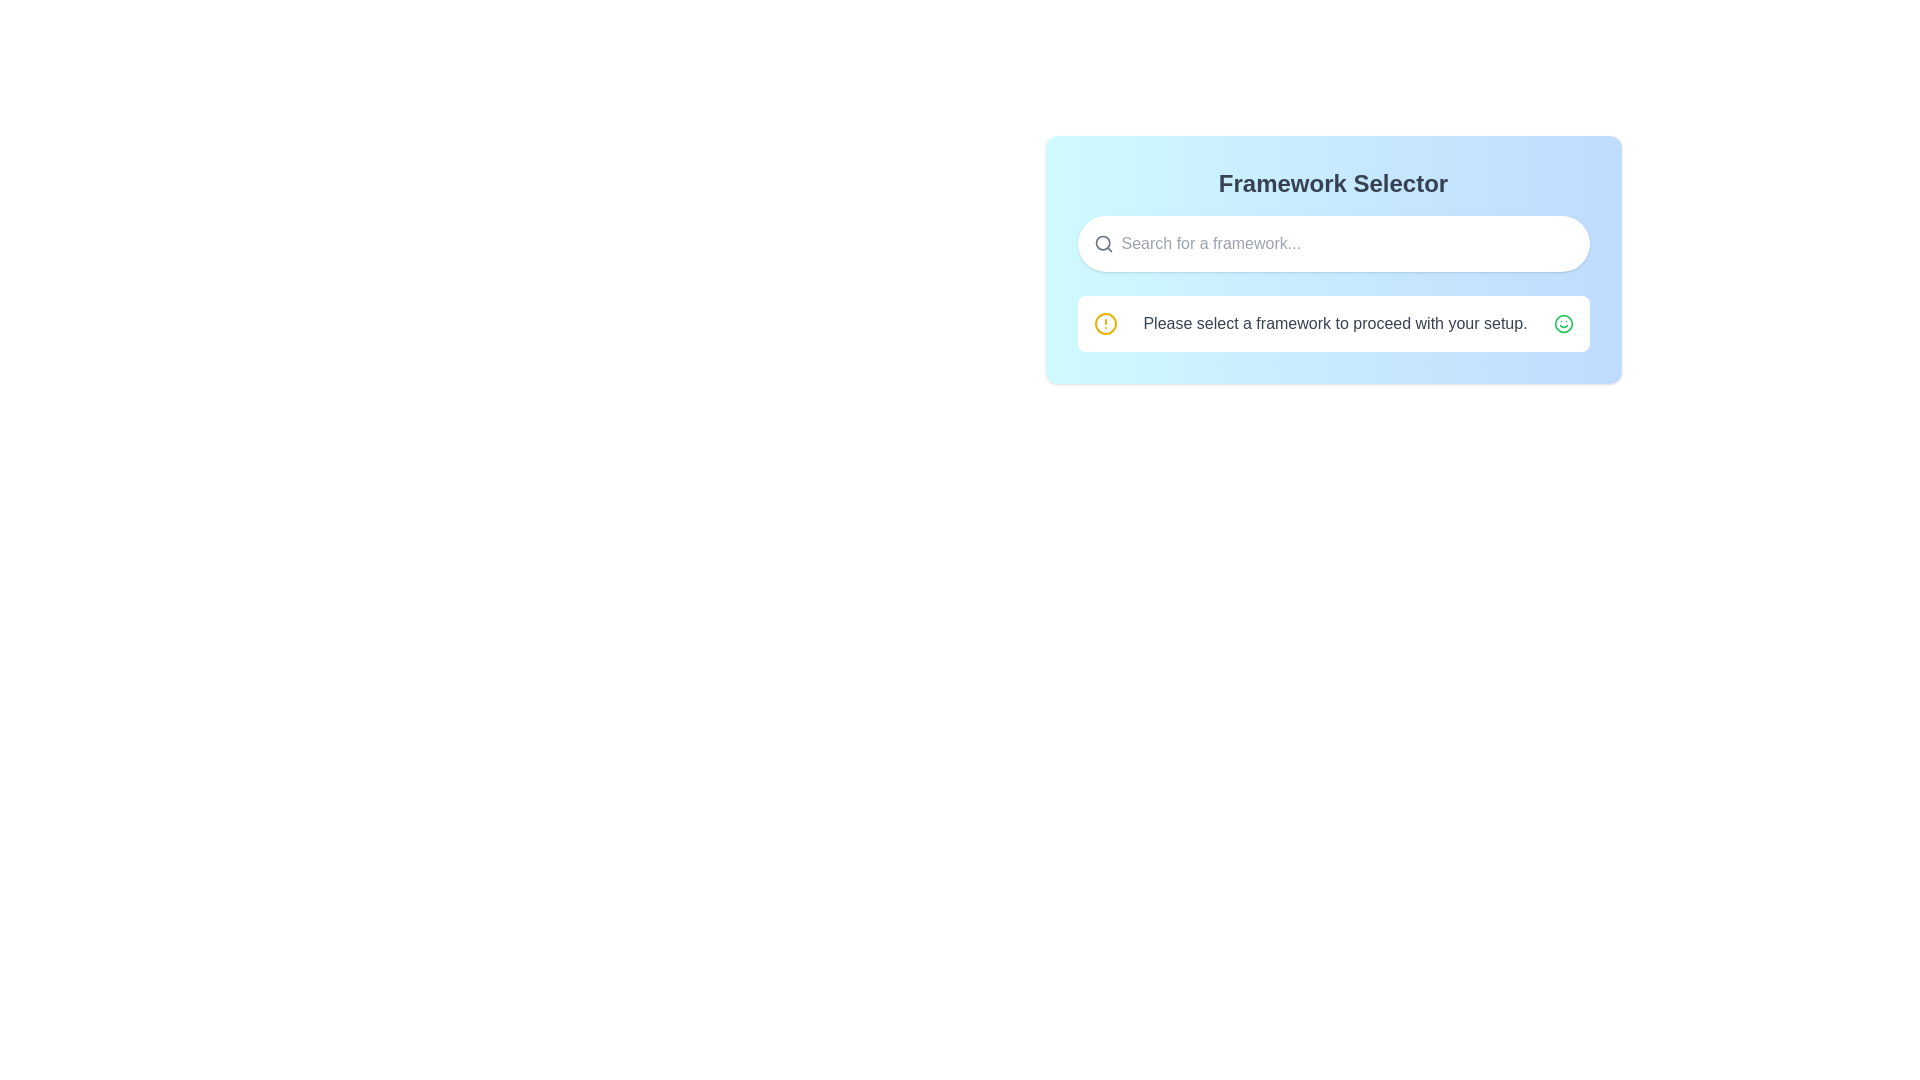 This screenshot has height=1080, width=1920. What do you see at coordinates (1102, 242) in the screenshot?
I see `the search icon located at the leftmost part of the input group, which indicates the search functionality` at bounding box center [1102, 242].